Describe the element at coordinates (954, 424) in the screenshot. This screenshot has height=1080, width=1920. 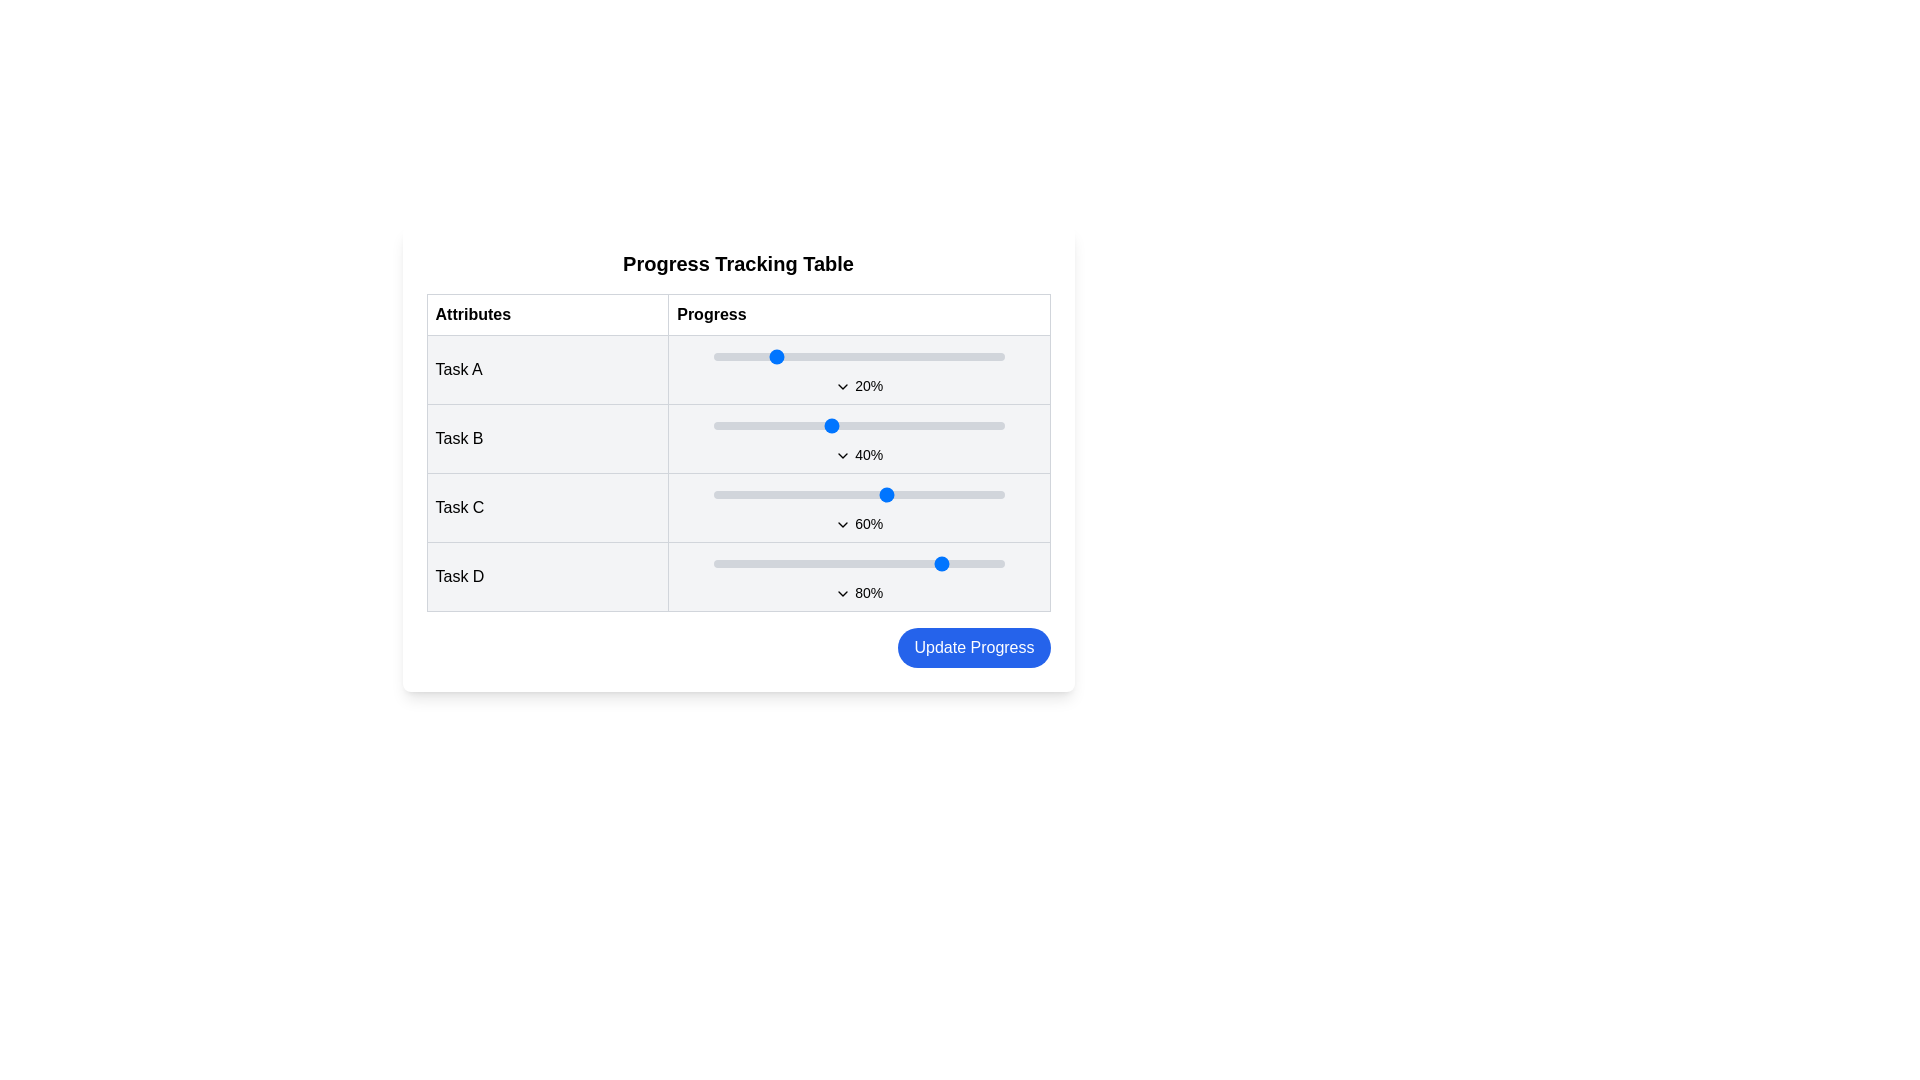
I see `the progress of Task B` at that location.